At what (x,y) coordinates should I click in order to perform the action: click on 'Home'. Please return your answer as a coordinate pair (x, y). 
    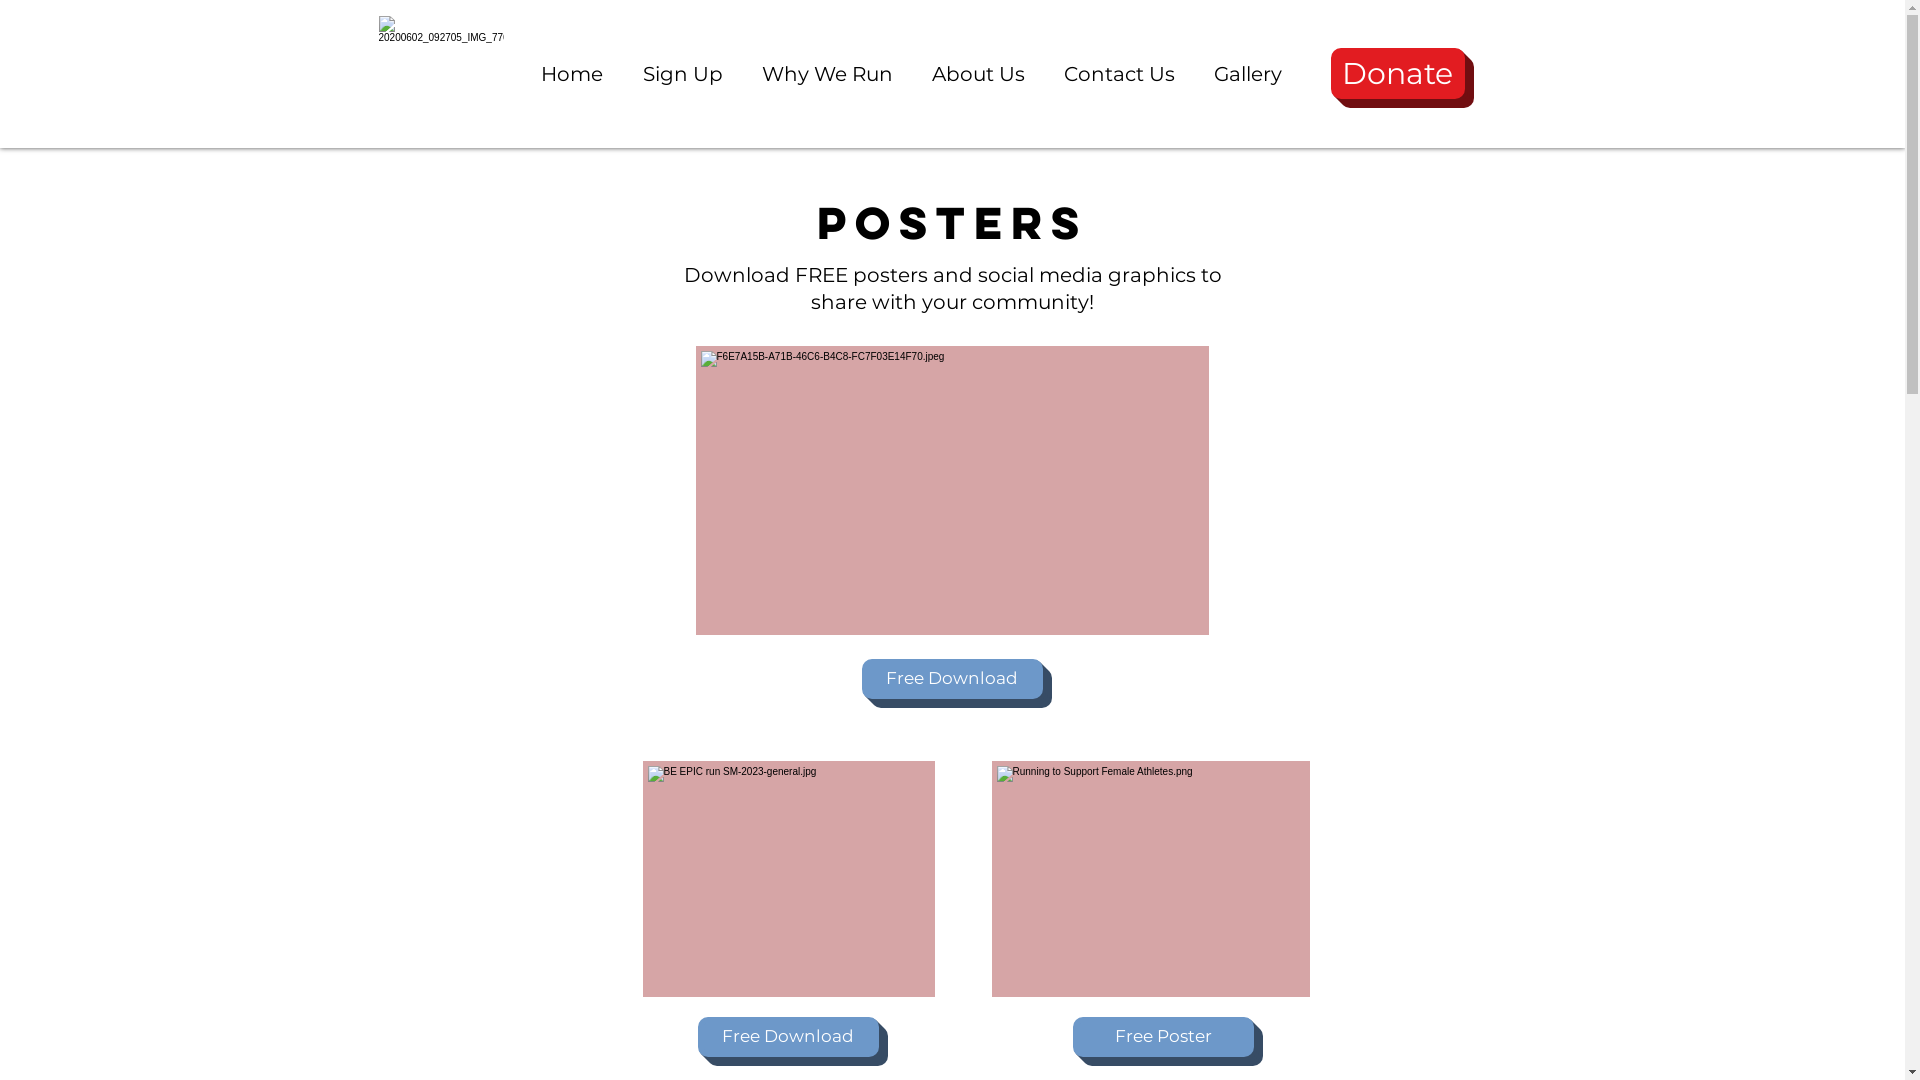
    Looking at the image, I should click on (575, 61).